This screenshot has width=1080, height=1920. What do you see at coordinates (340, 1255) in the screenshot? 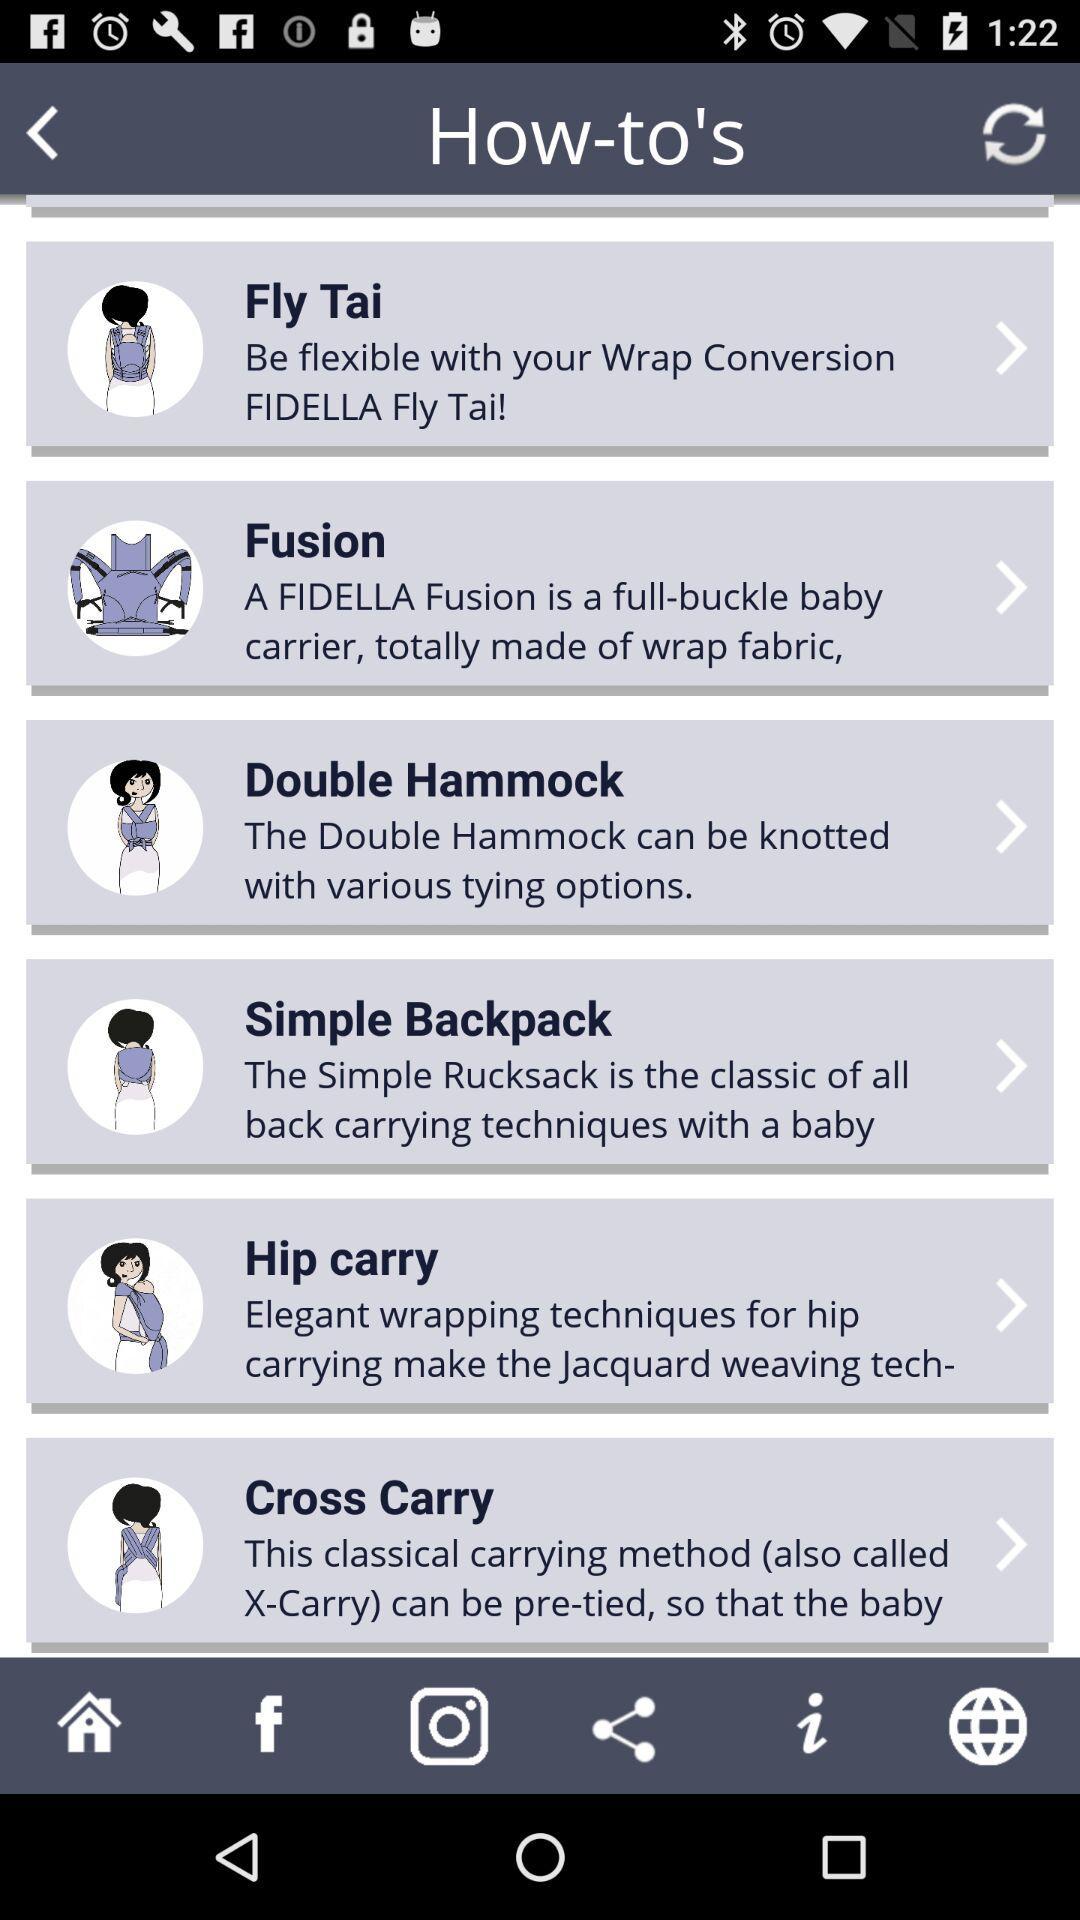
I see `hip carry` at bounding box center [340, 1255].